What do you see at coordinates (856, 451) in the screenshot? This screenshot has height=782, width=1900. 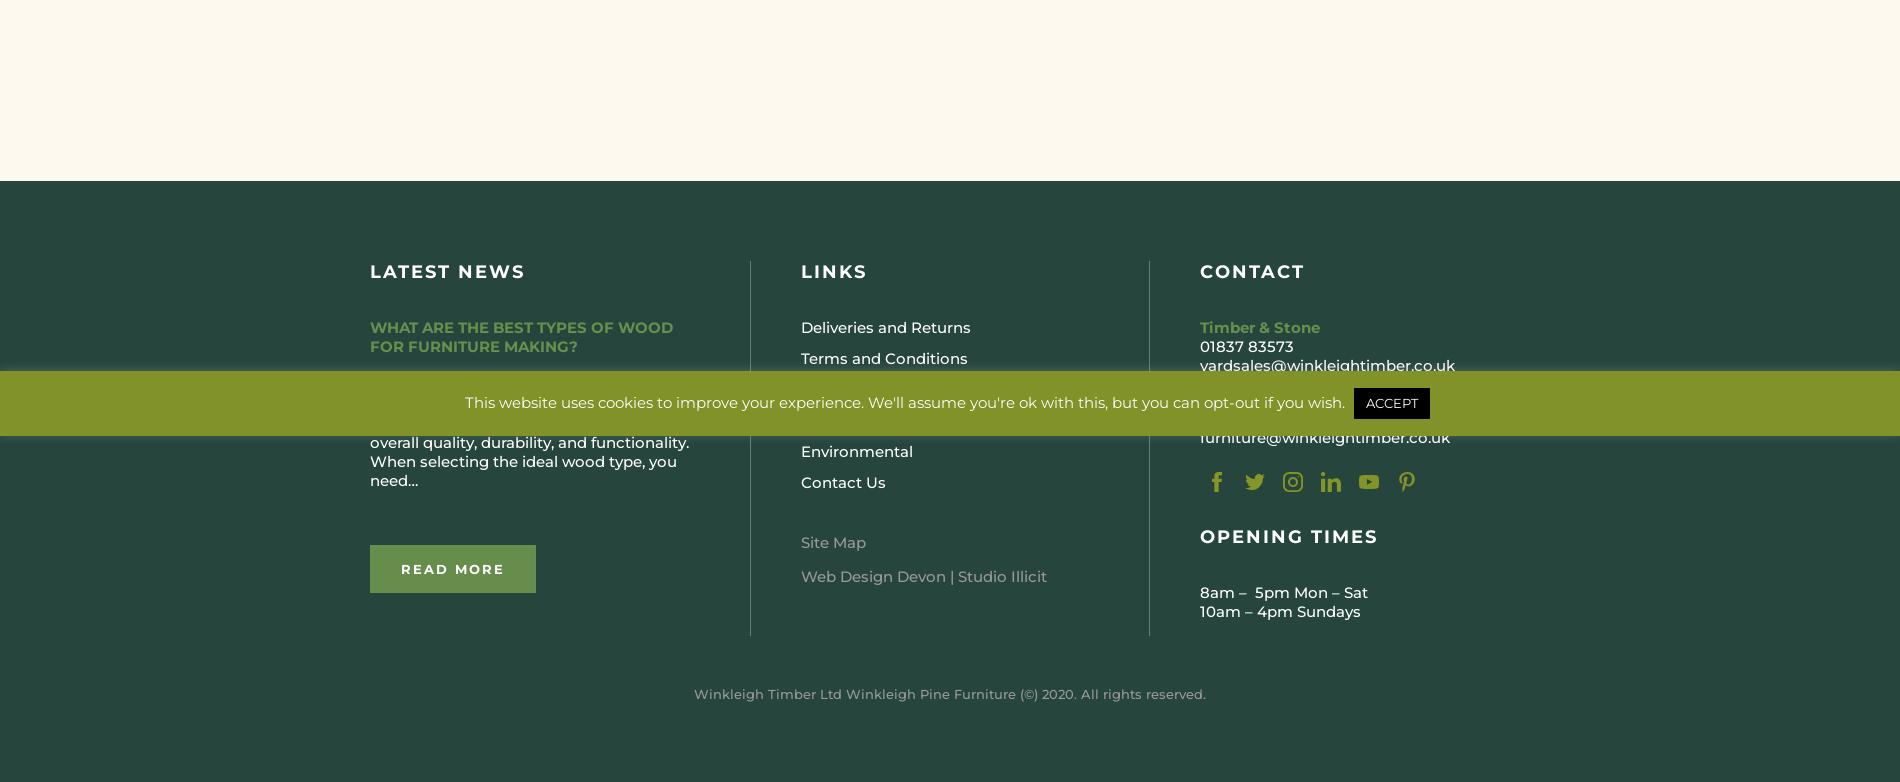 I see `'Environmental'` at bounding box center [856, 451].